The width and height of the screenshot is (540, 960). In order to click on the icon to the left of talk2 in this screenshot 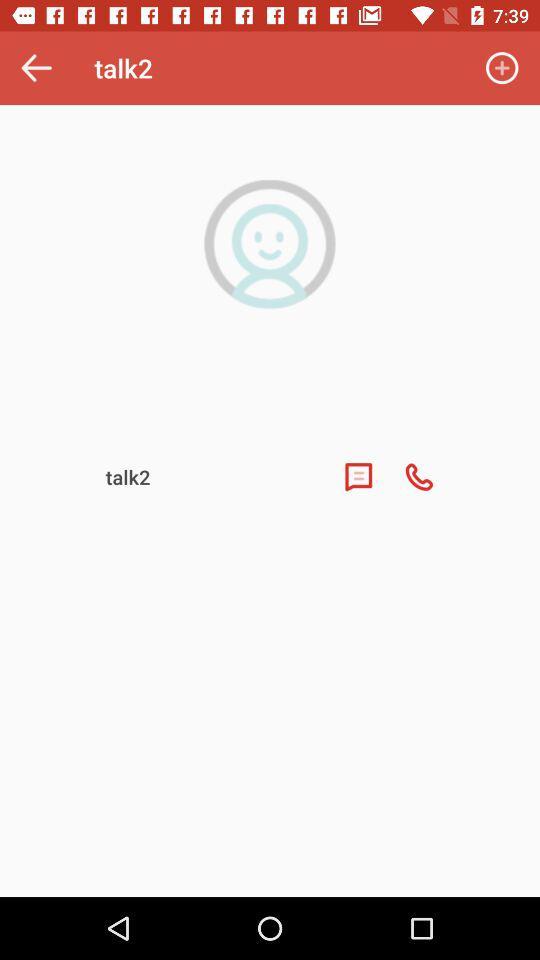, I will do `click(36, 68)`.